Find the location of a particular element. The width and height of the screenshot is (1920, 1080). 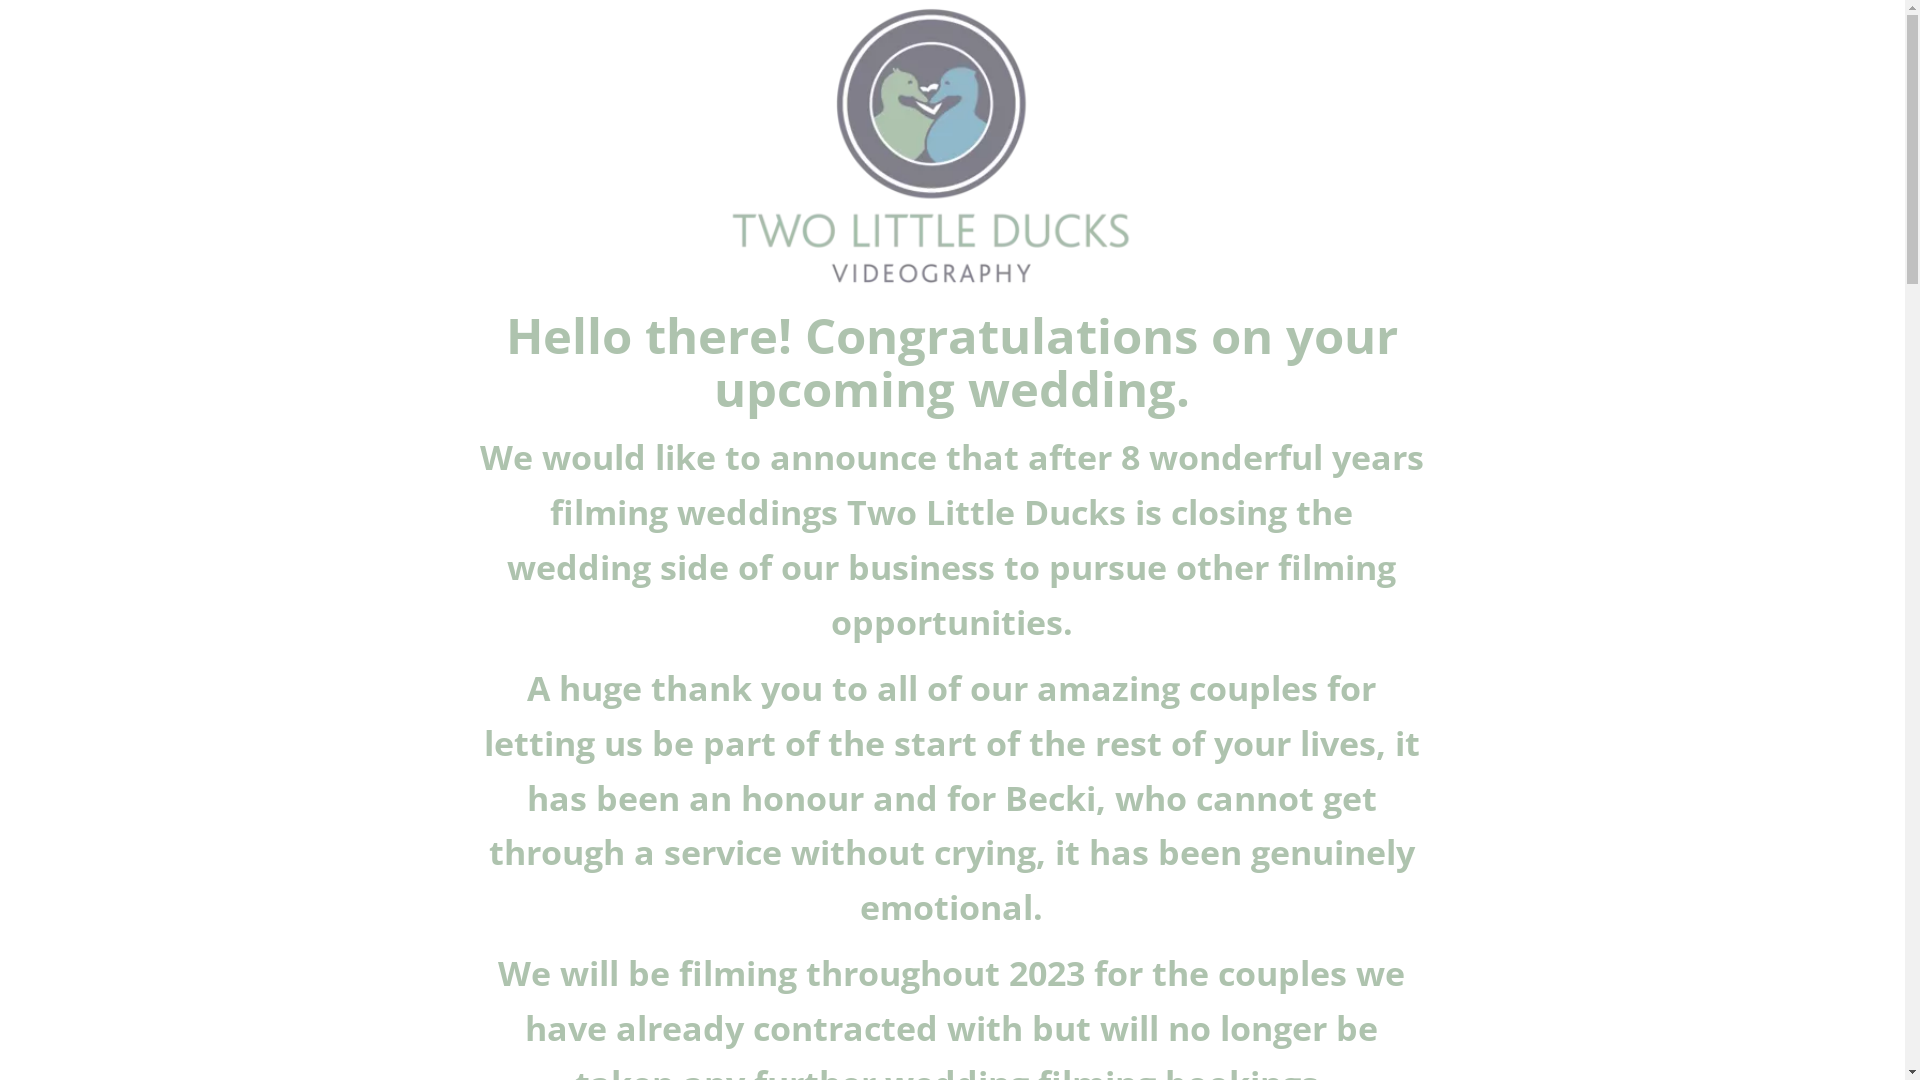

'2 Little Ducks Logo' is located at coordinates (933, 145).